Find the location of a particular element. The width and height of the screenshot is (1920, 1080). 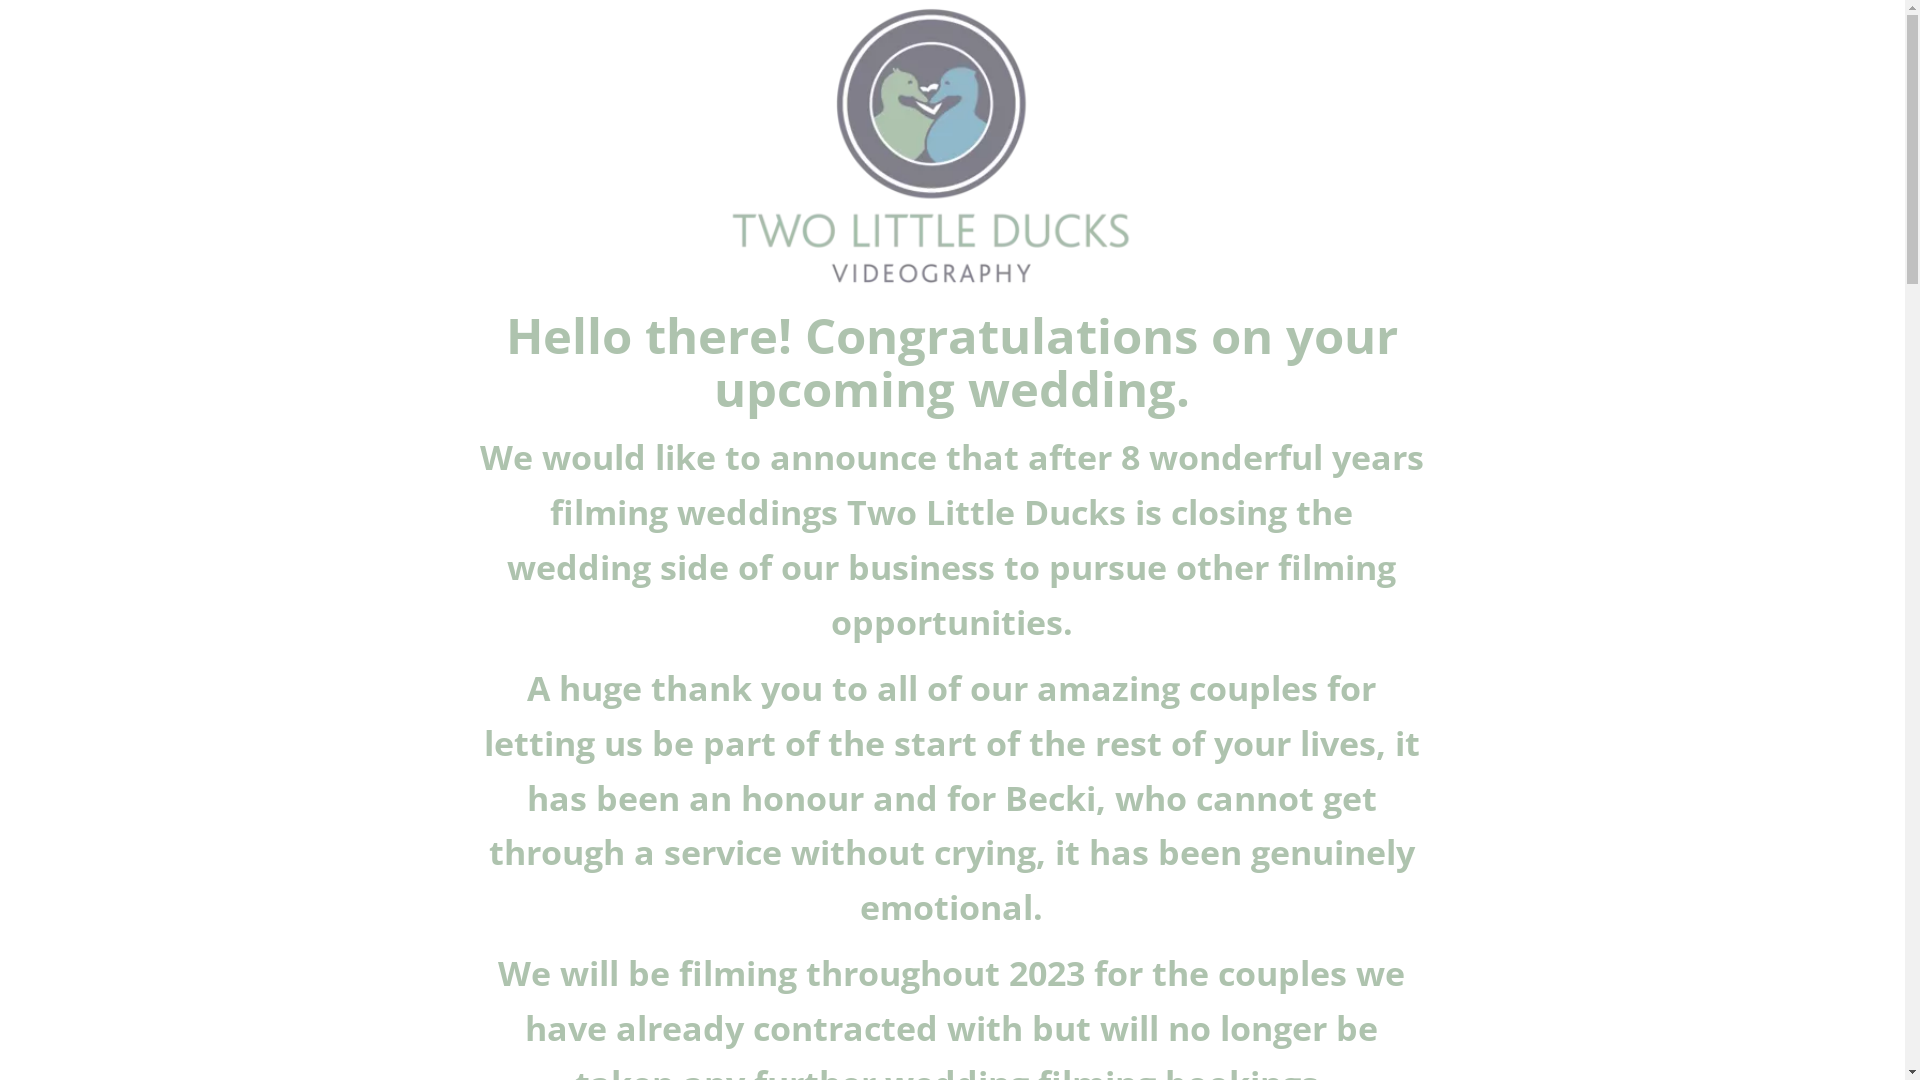

'2 Little Ducks Logo' is located at coordinates (933, 145).